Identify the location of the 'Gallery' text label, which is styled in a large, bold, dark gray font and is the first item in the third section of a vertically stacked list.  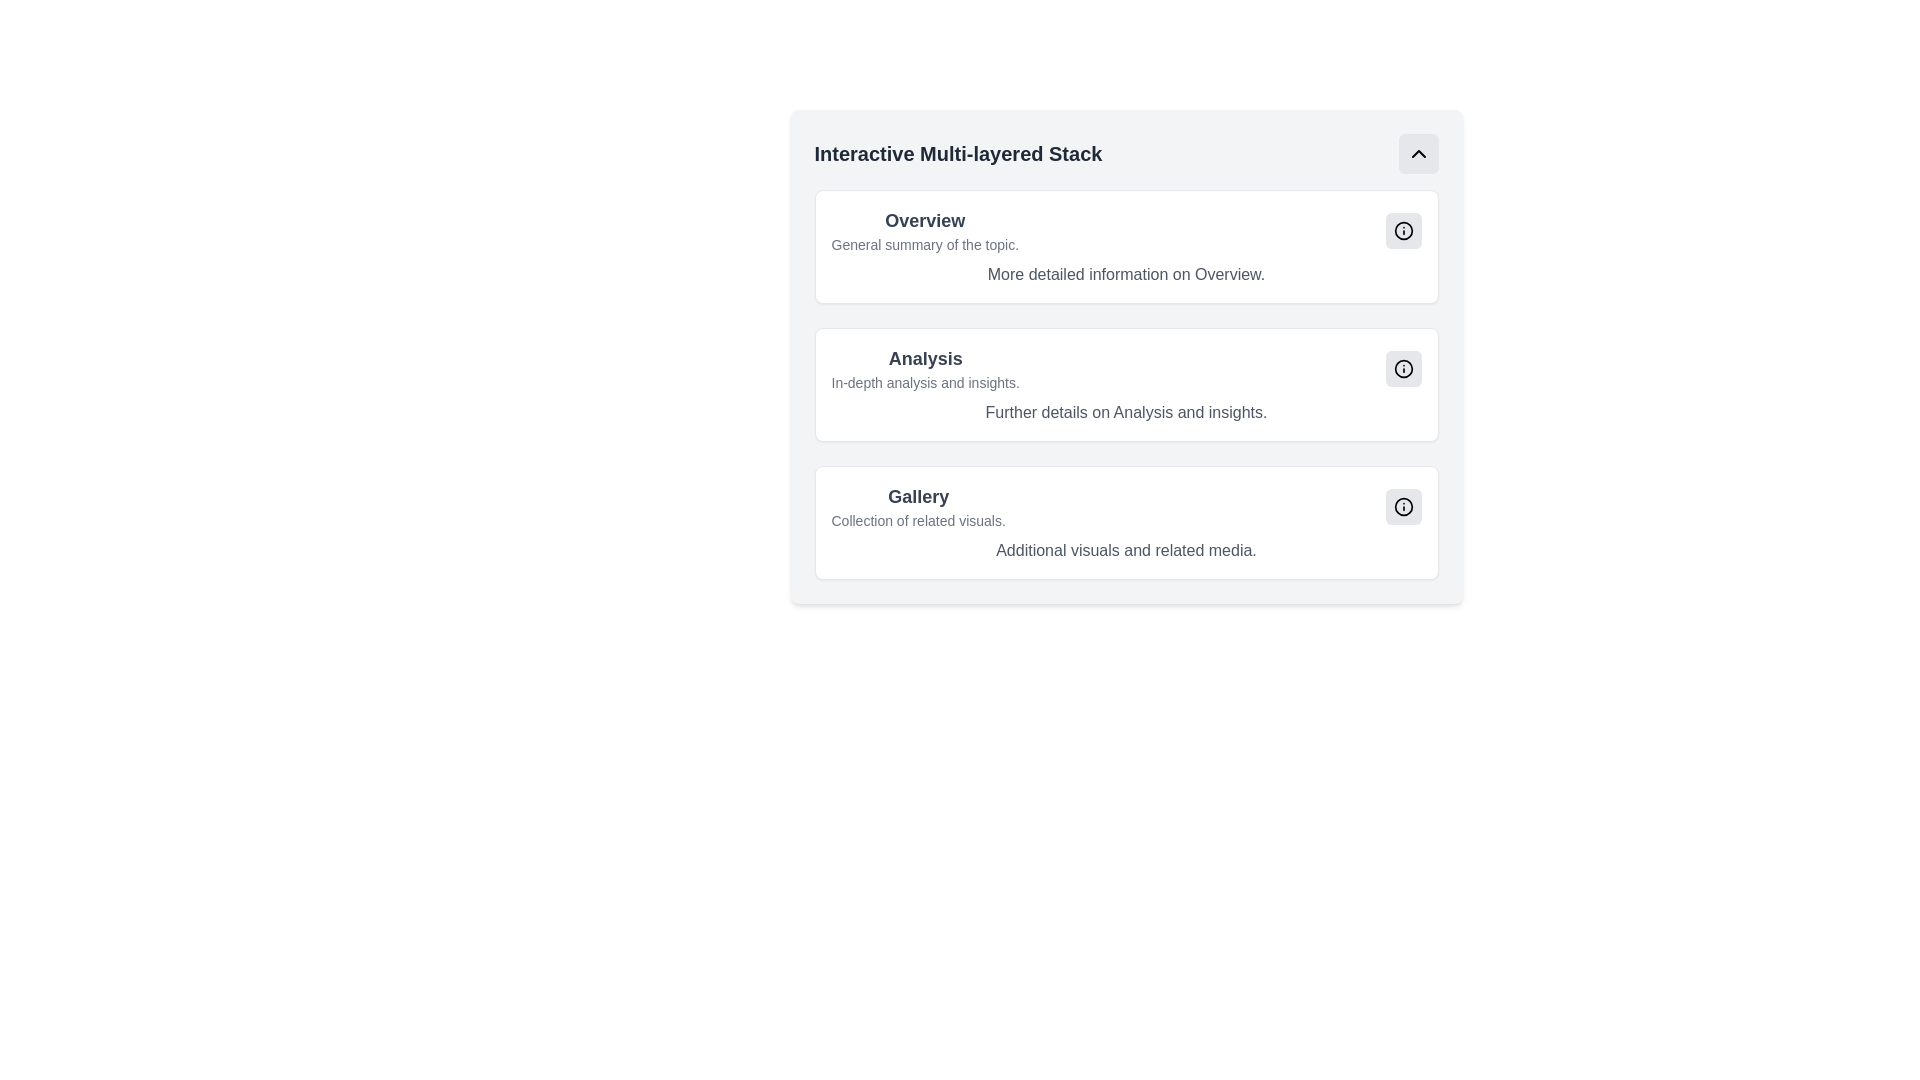
(917, 496).